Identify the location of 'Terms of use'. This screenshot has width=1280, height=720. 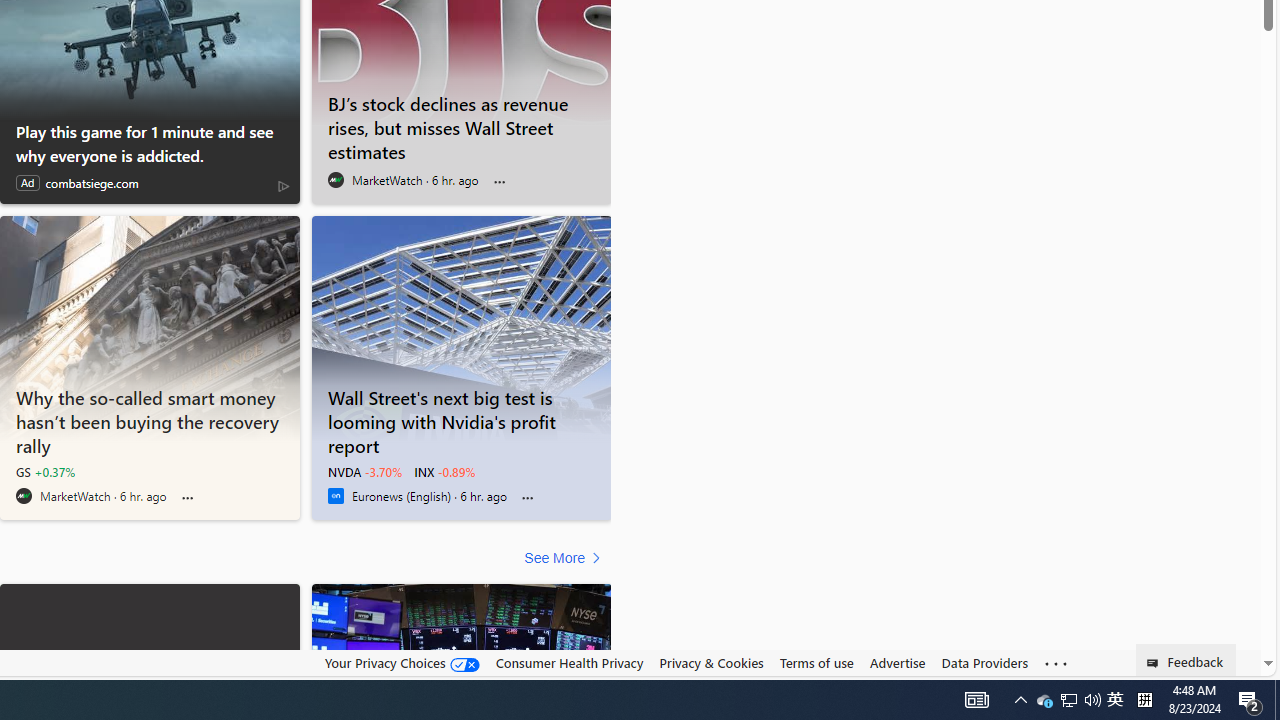
(816, 662).